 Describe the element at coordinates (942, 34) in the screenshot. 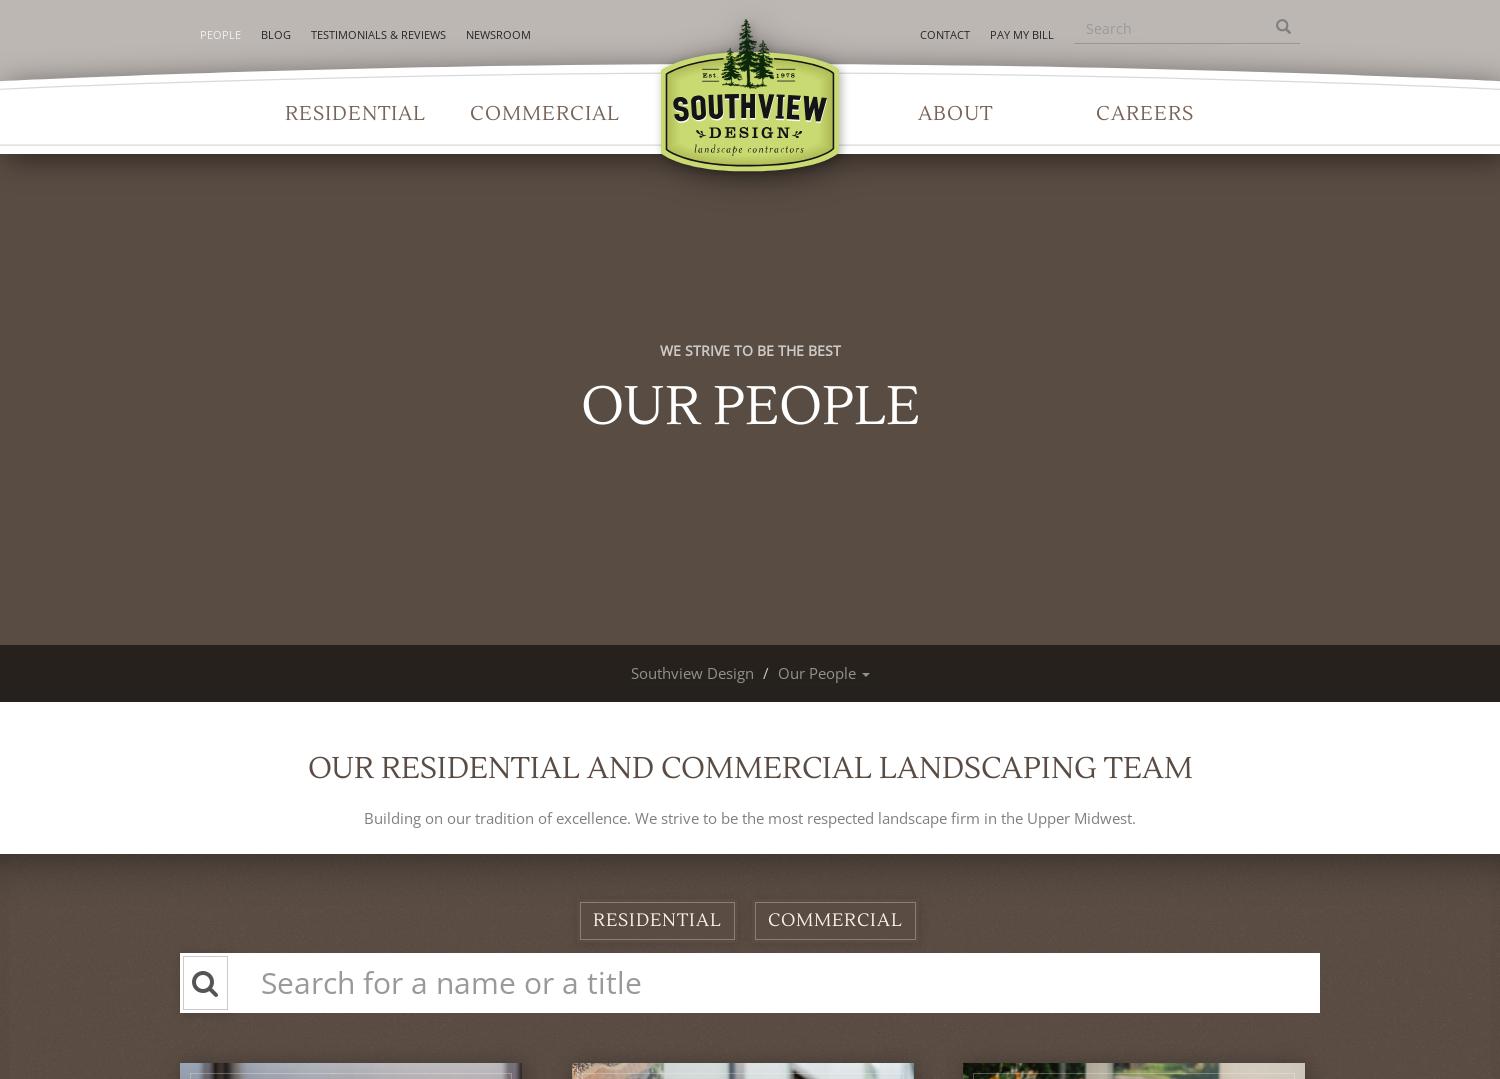

I see `'Contact'` at that location.